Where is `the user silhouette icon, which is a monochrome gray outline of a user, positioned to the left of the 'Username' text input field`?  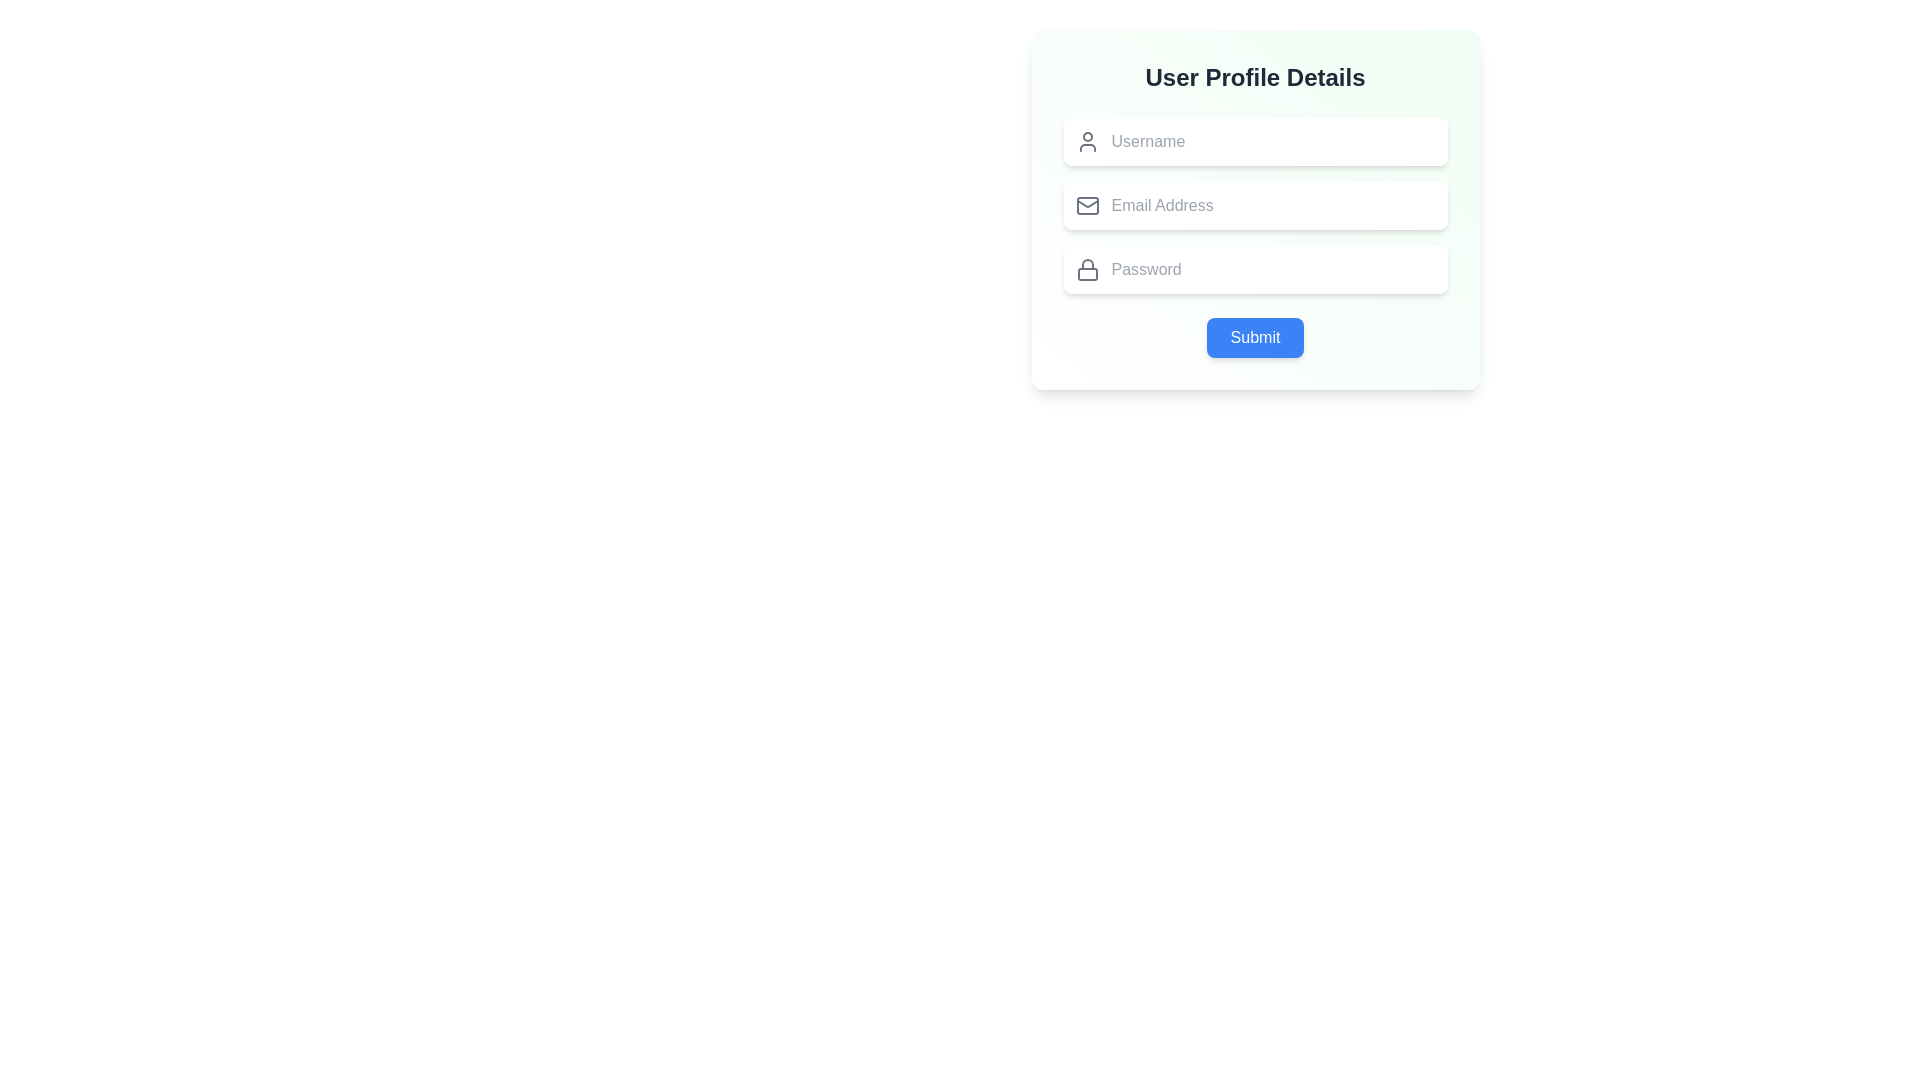 the user silhouette icon, which is a monochrome gray outline of a user, positioned to the left of the 'Username' text input field is located at coordinates (1086, 141).